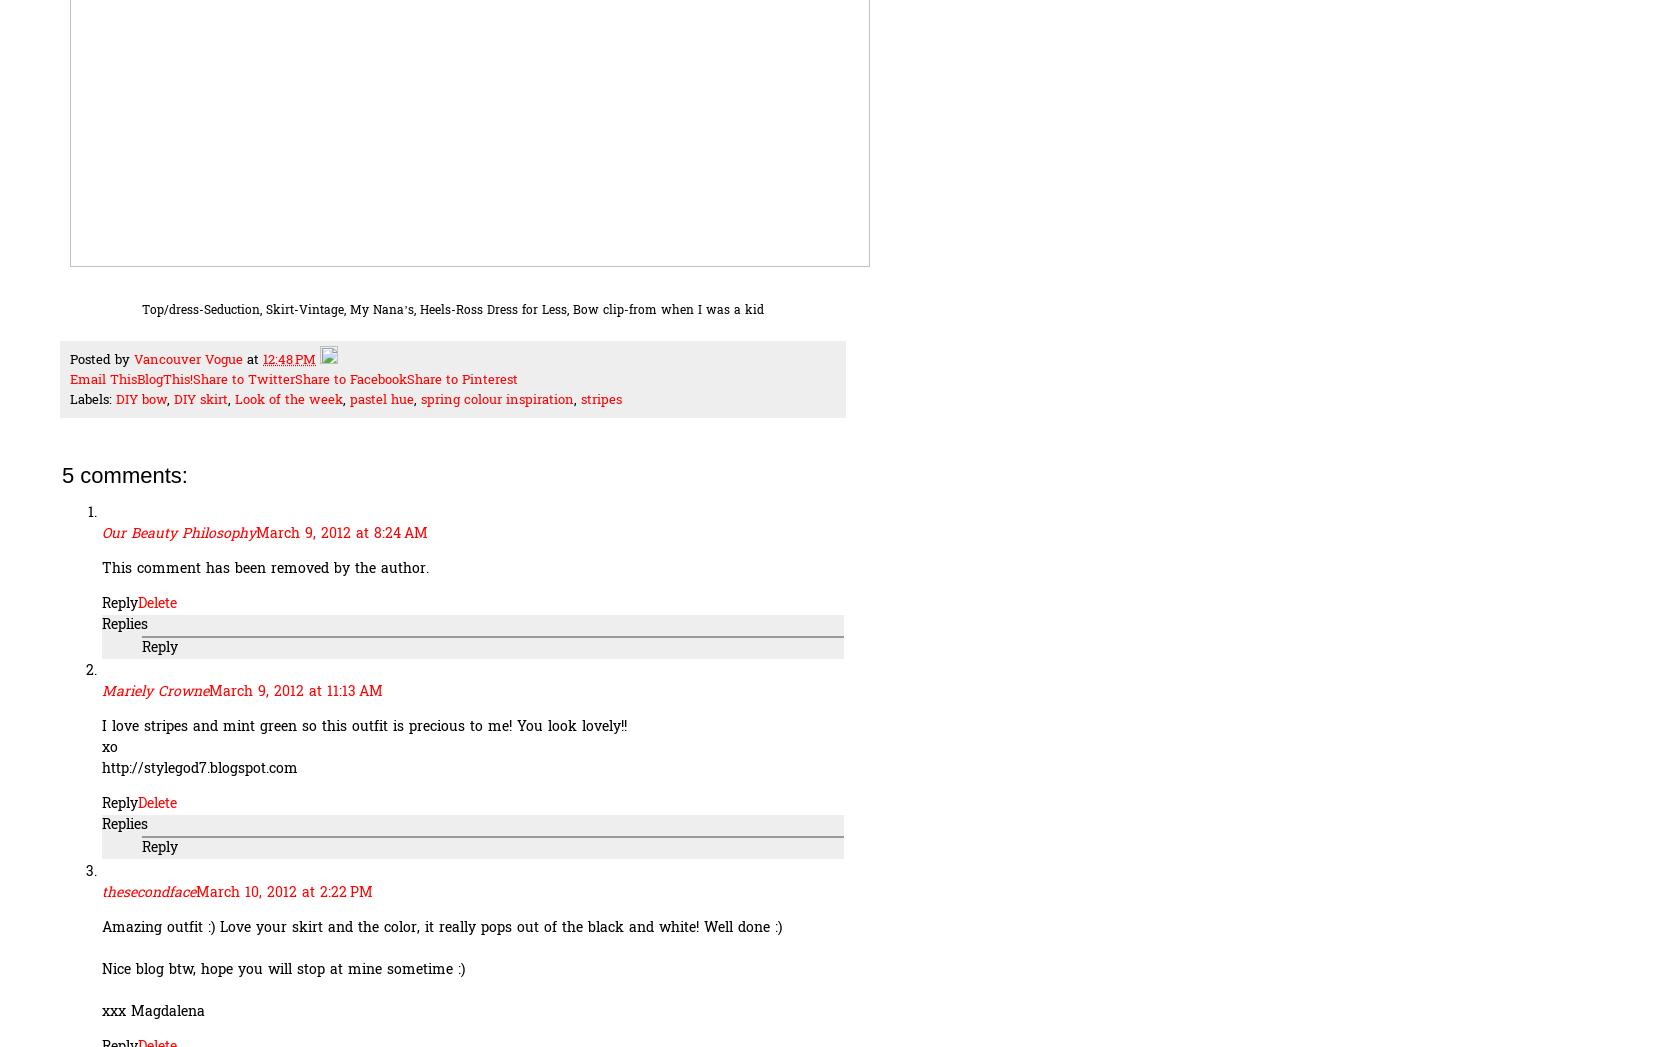 The height and width of the screenshot is (1047, 1658). I want to click on 'Labels:', so click(92, 400).